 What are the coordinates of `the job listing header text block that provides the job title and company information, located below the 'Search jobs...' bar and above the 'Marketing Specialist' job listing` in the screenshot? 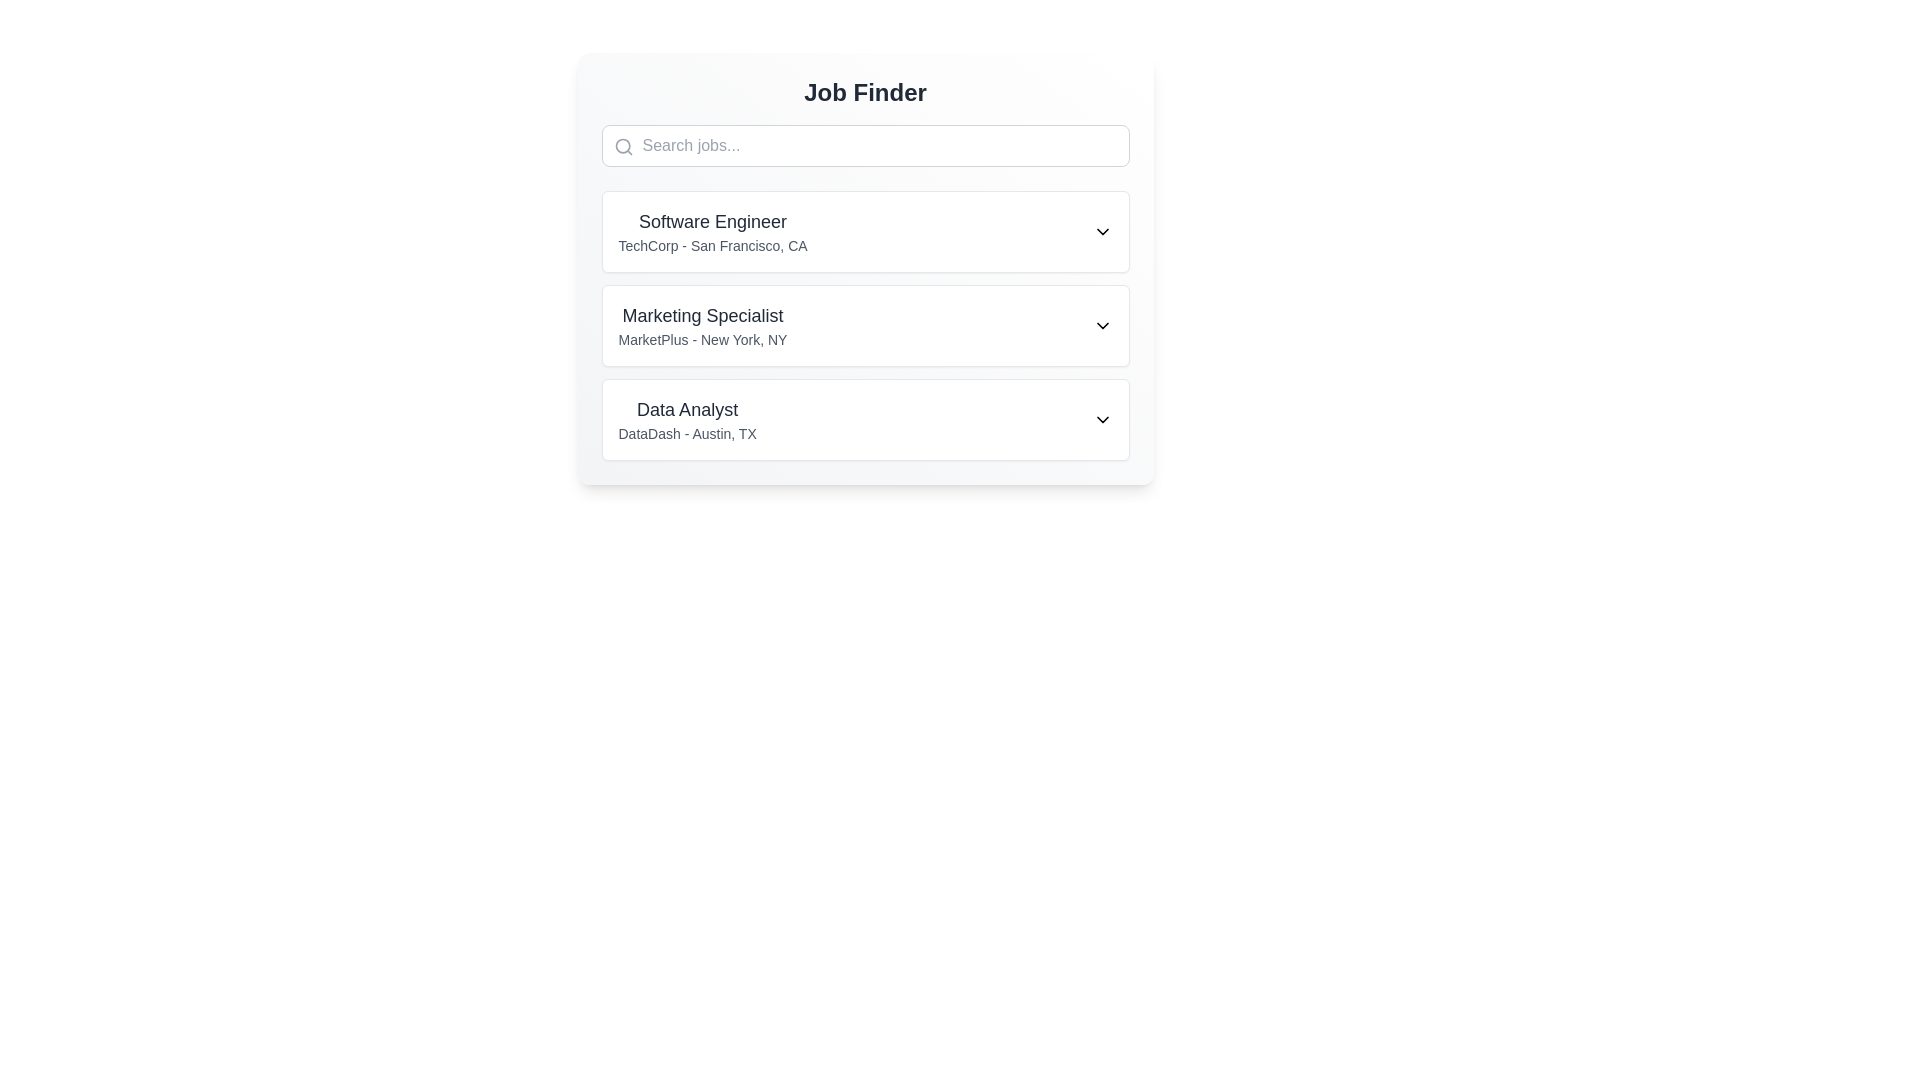 It's located at (713, 230).